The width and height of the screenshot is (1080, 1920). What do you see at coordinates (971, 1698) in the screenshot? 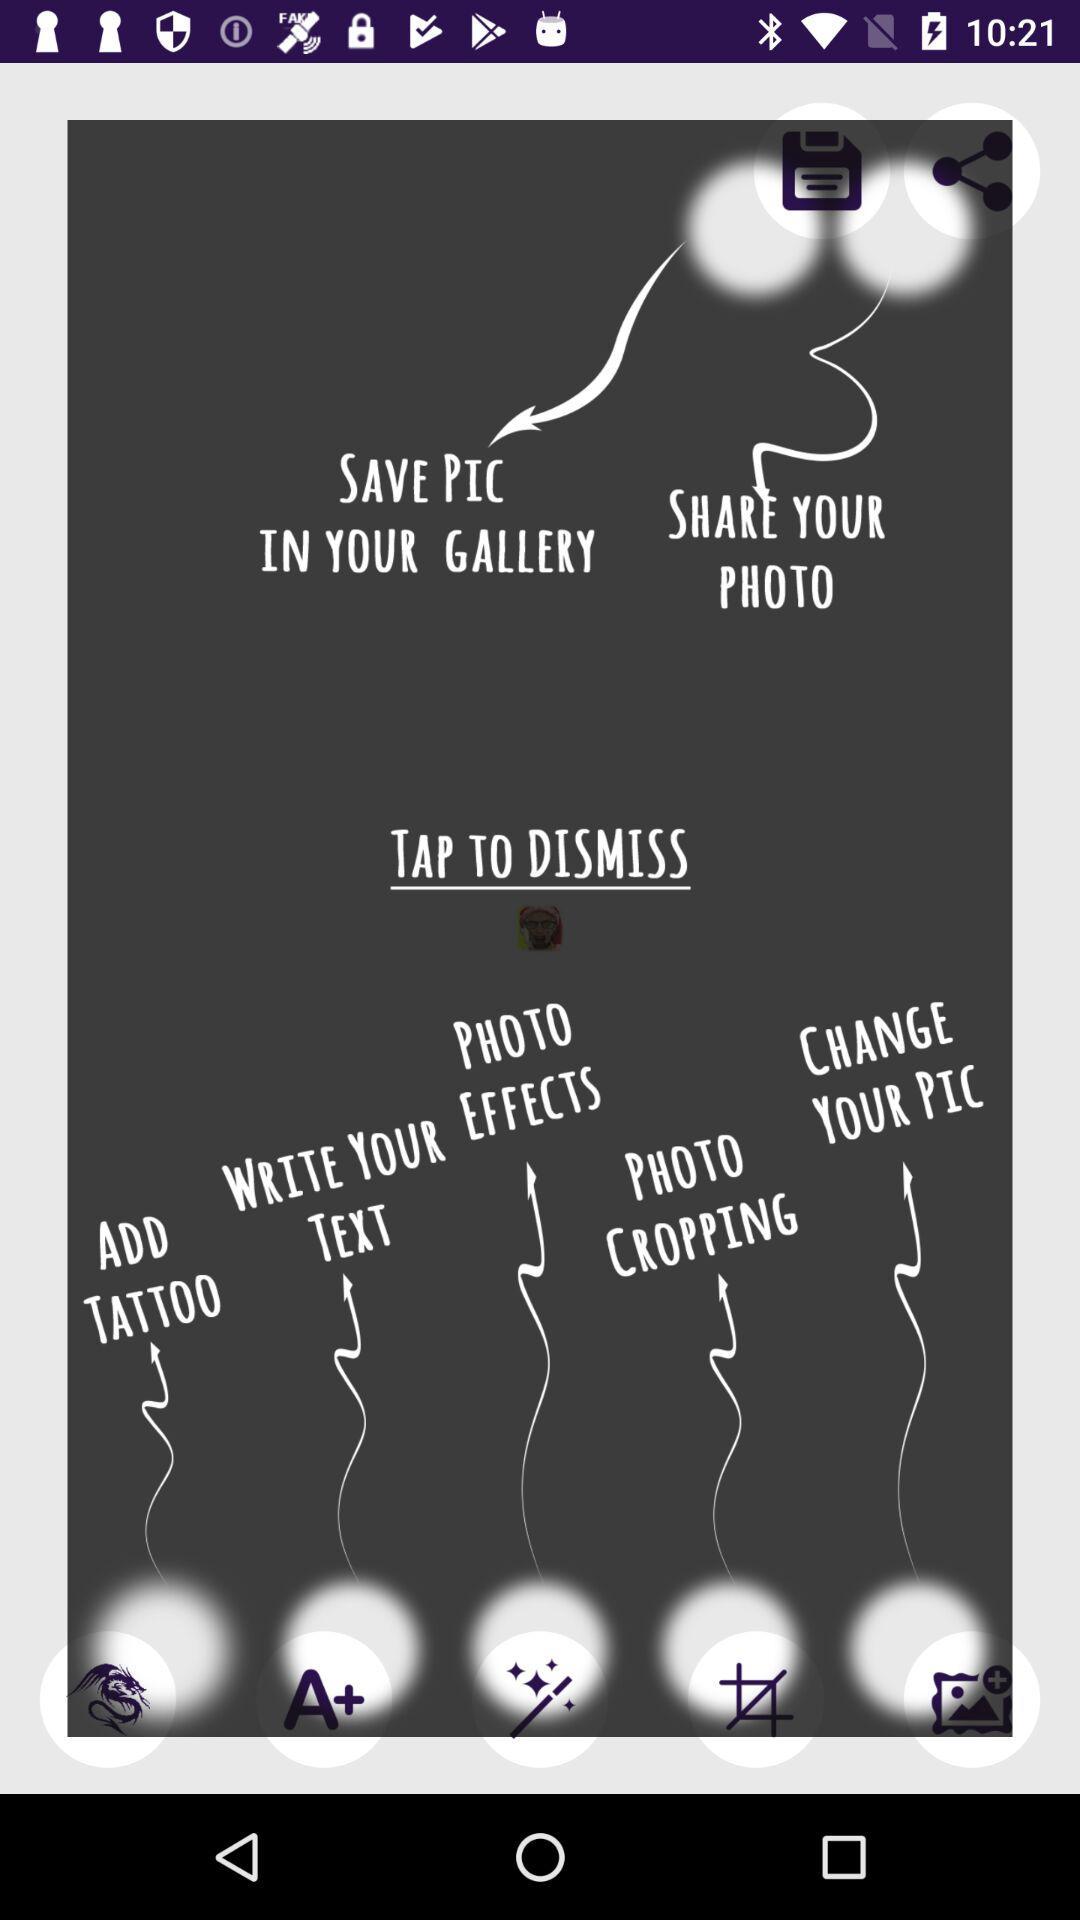
I see `the wallpaper icon` at bounding box center [971, 1698].